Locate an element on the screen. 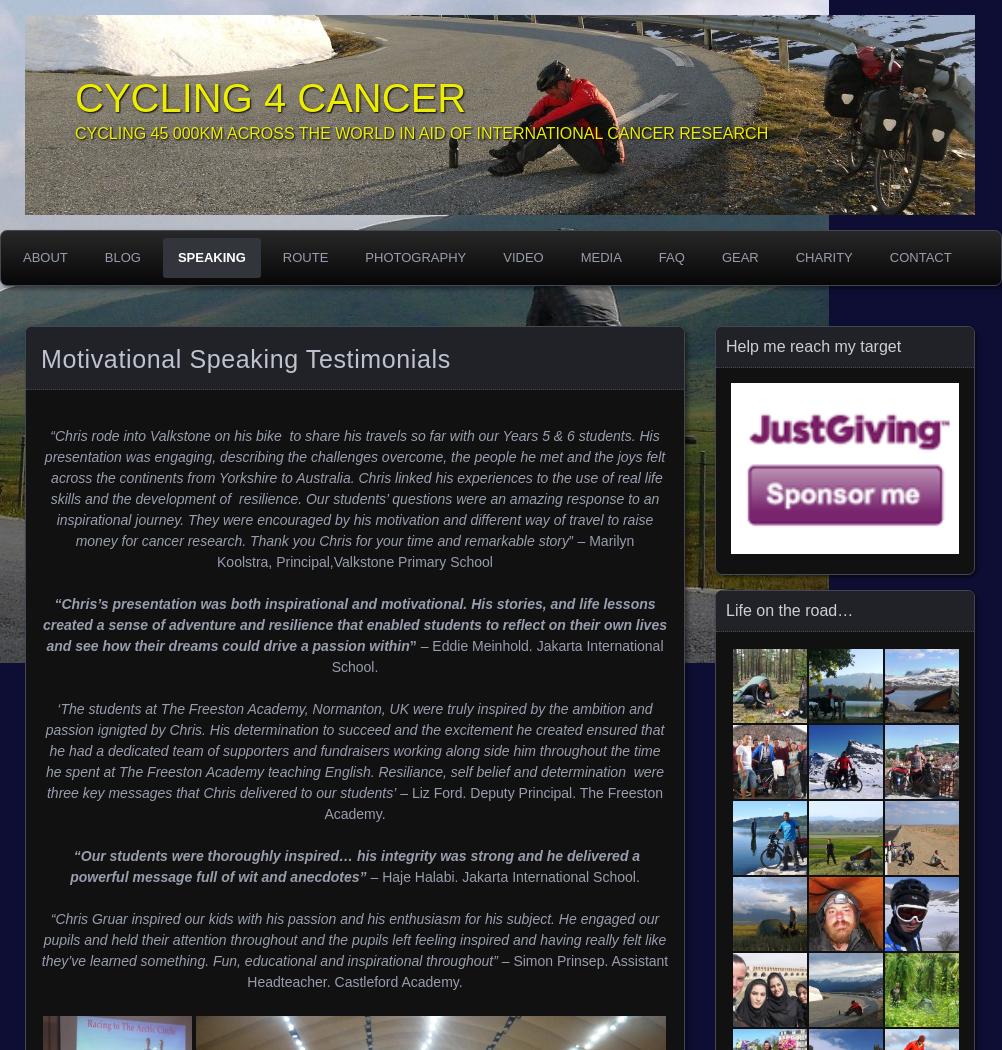 The width and height of the screenshot is (1002, 1050). 'CYCLING 4 CANCER' is located at coordinates (269, 97).